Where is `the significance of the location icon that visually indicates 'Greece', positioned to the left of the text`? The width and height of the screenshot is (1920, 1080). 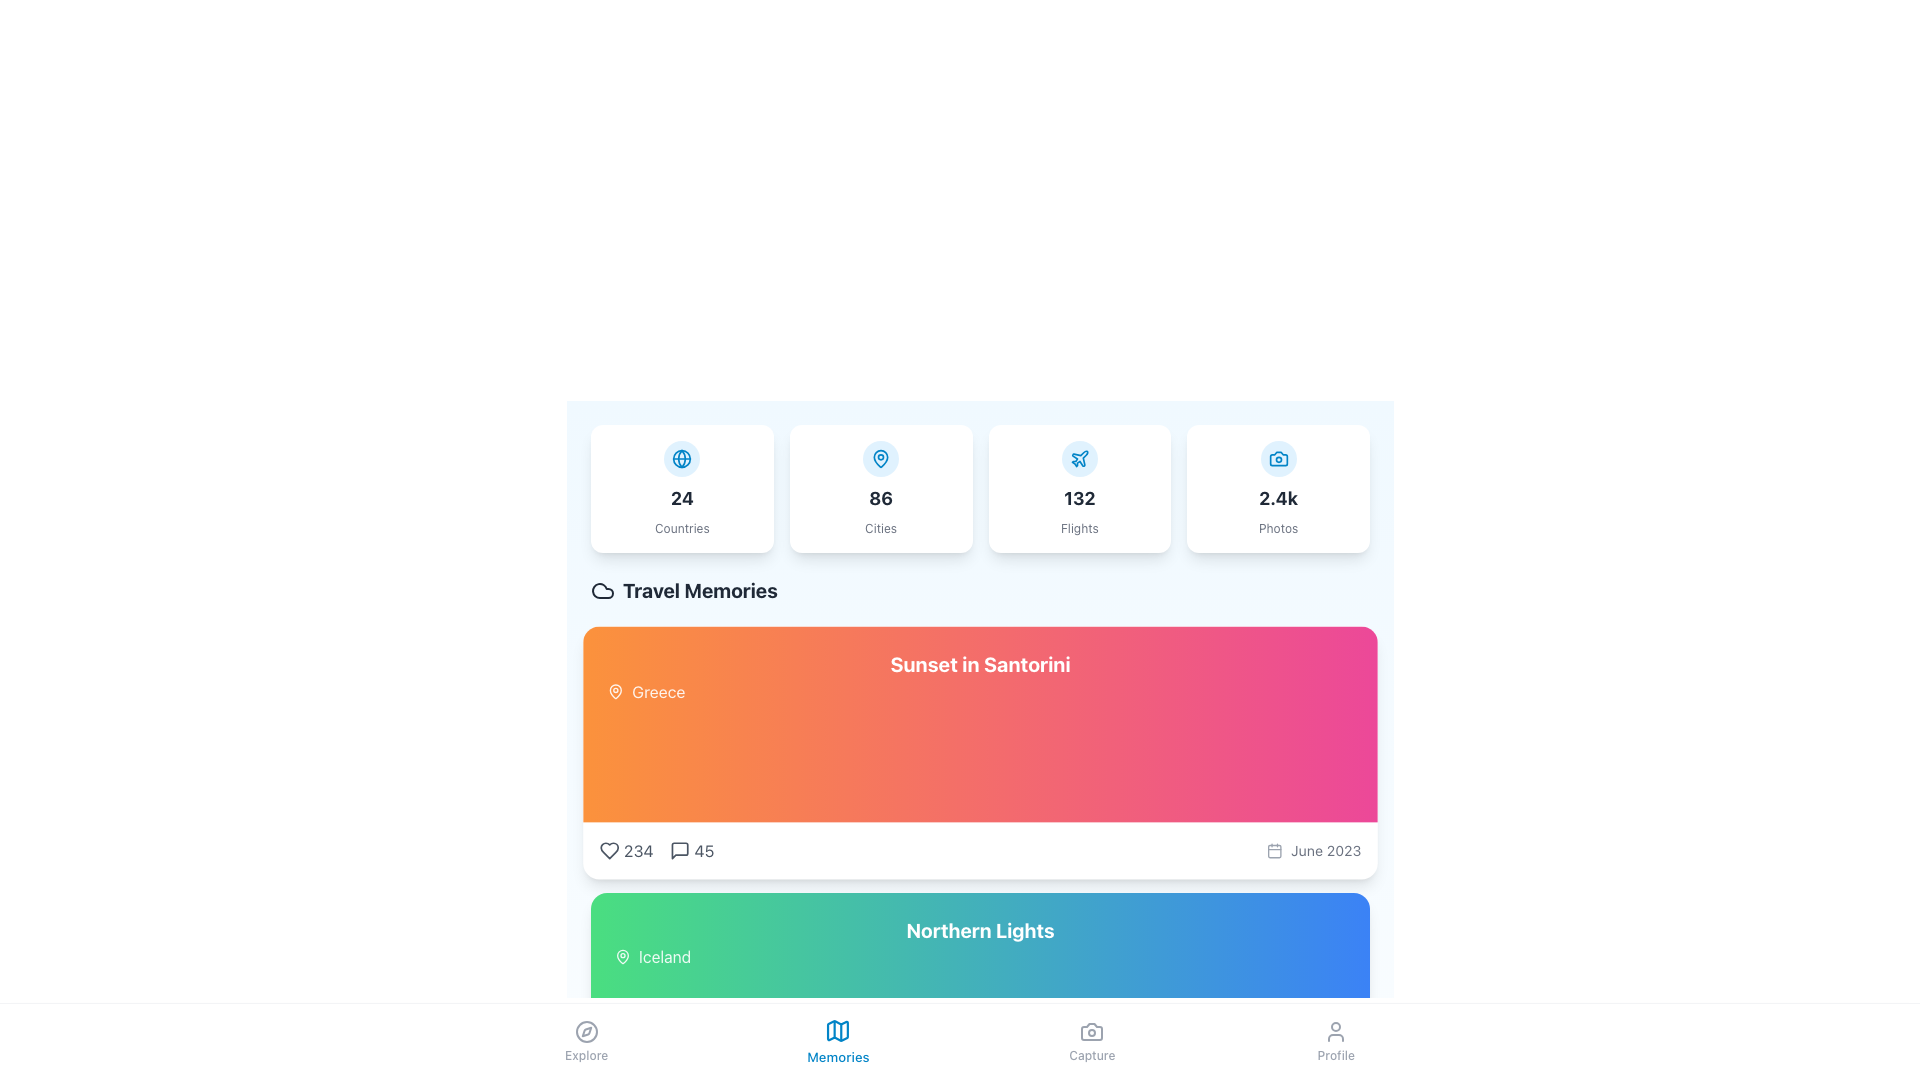 the significance of the location icon that visually indicates 'Greece', positioned to the left of the text is located at coordinates (614, 690).